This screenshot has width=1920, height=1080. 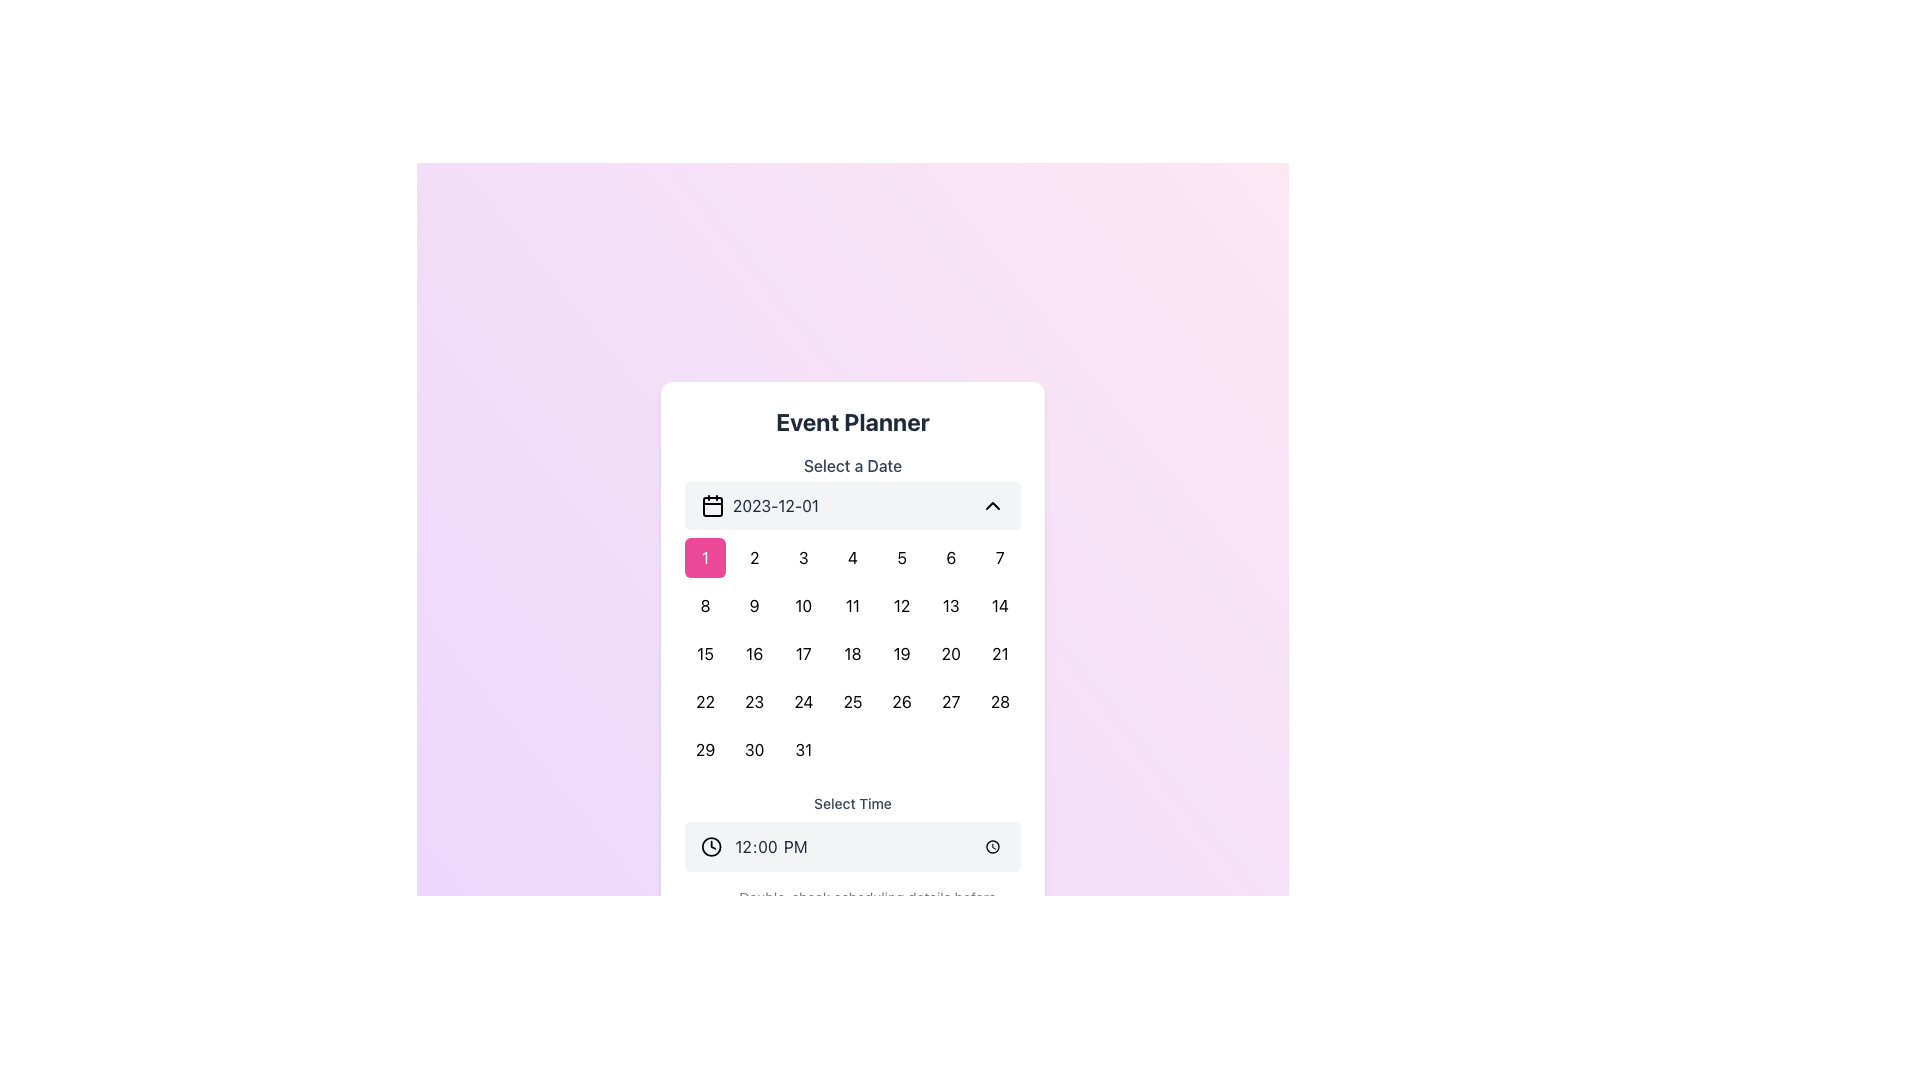 I want to click on the date picker widget, so click(x=853, y=611).